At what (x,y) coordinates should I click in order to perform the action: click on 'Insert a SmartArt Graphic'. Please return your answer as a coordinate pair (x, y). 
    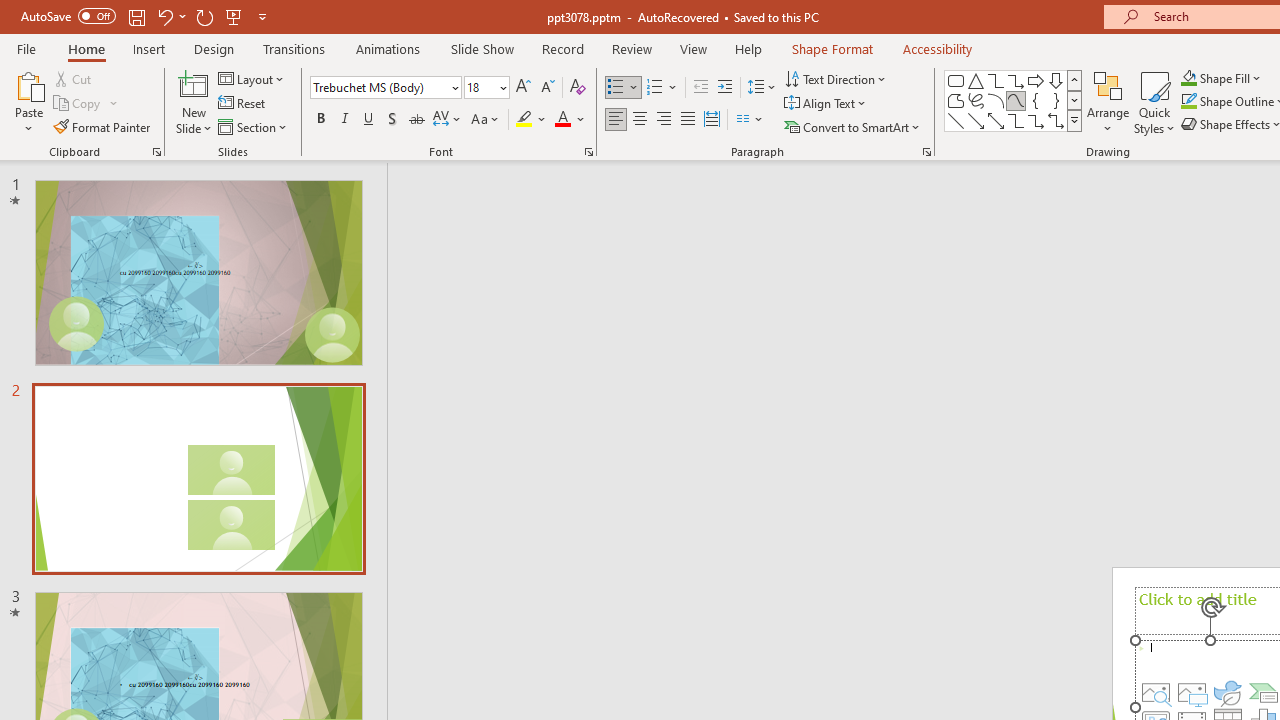
    Looking at the image, I should click on (1263, 692).